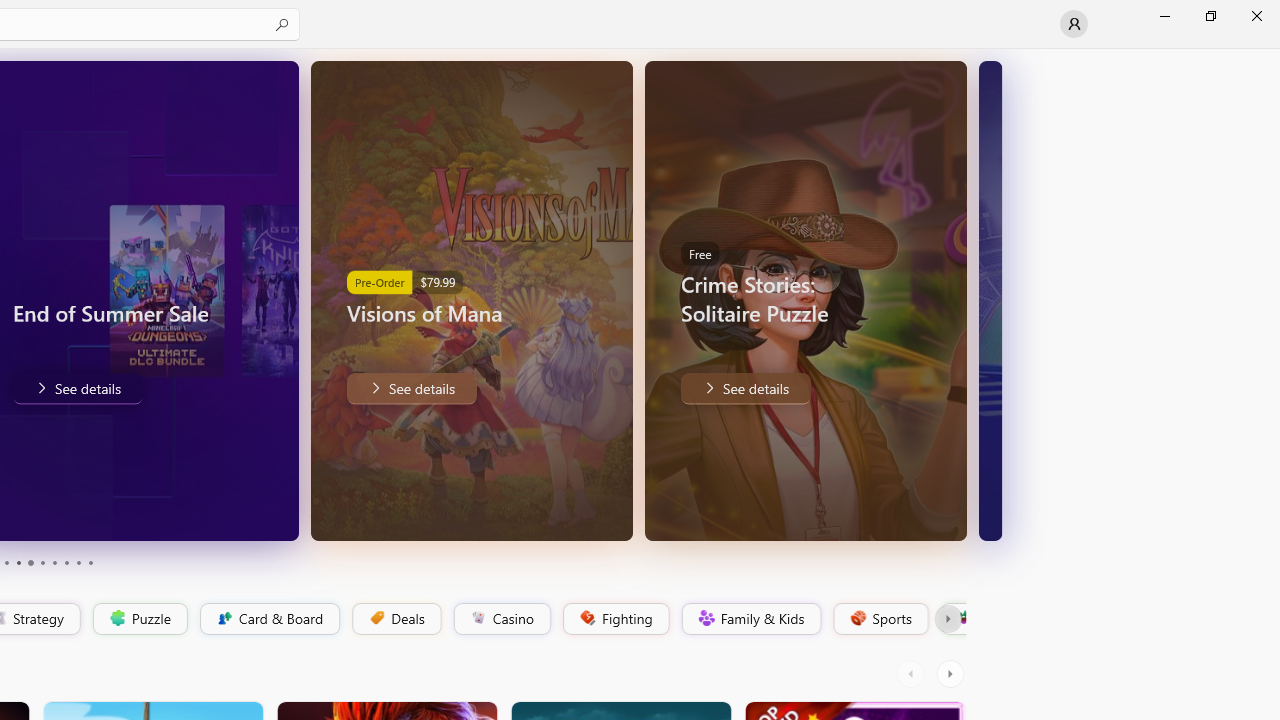 This screenshot has width=1280, height=720. What do you see at coordinates (614, 618) in the screenshot?
I see `'Fighting'` at bounding box center [614, 618].